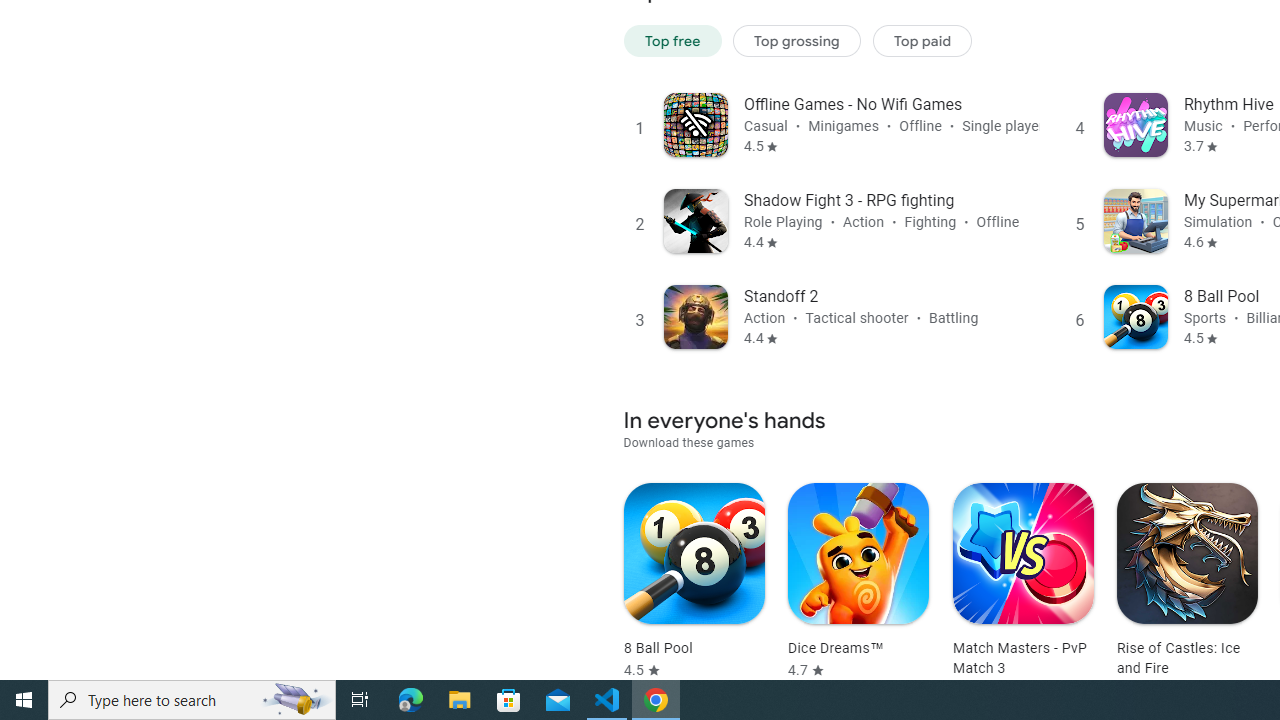 This screenshot has height=720, width=1280. Describe the element at coordinates (921, 40) in the screenshot. I see `'Top paid'` at that location.